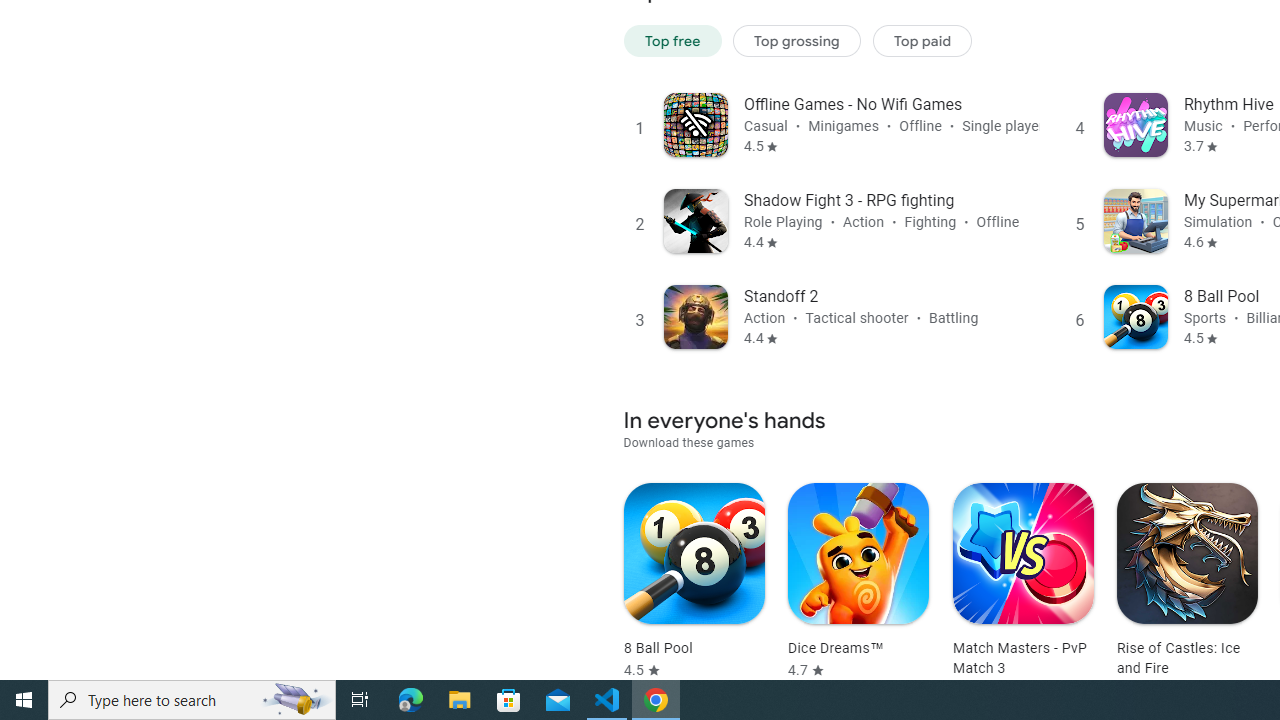 This screenshot has height=720, width=1280. Describe the element at coordinates (921, 40) in the screenshot. I see `'Top paid'` at that location.